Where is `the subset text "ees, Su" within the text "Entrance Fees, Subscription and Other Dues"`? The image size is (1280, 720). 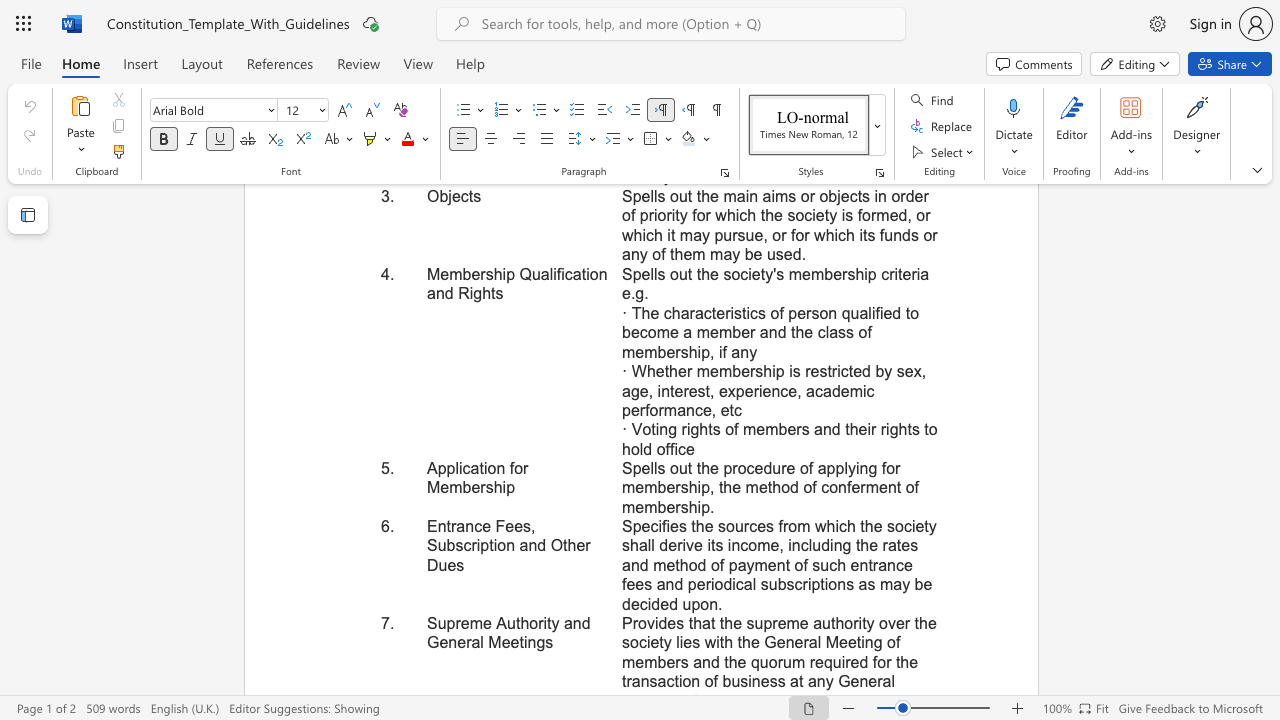
the subset text "ees, Su" within the text "Entrance Fees, Subscription and Other Dues" is located at coordinates (505, 525).